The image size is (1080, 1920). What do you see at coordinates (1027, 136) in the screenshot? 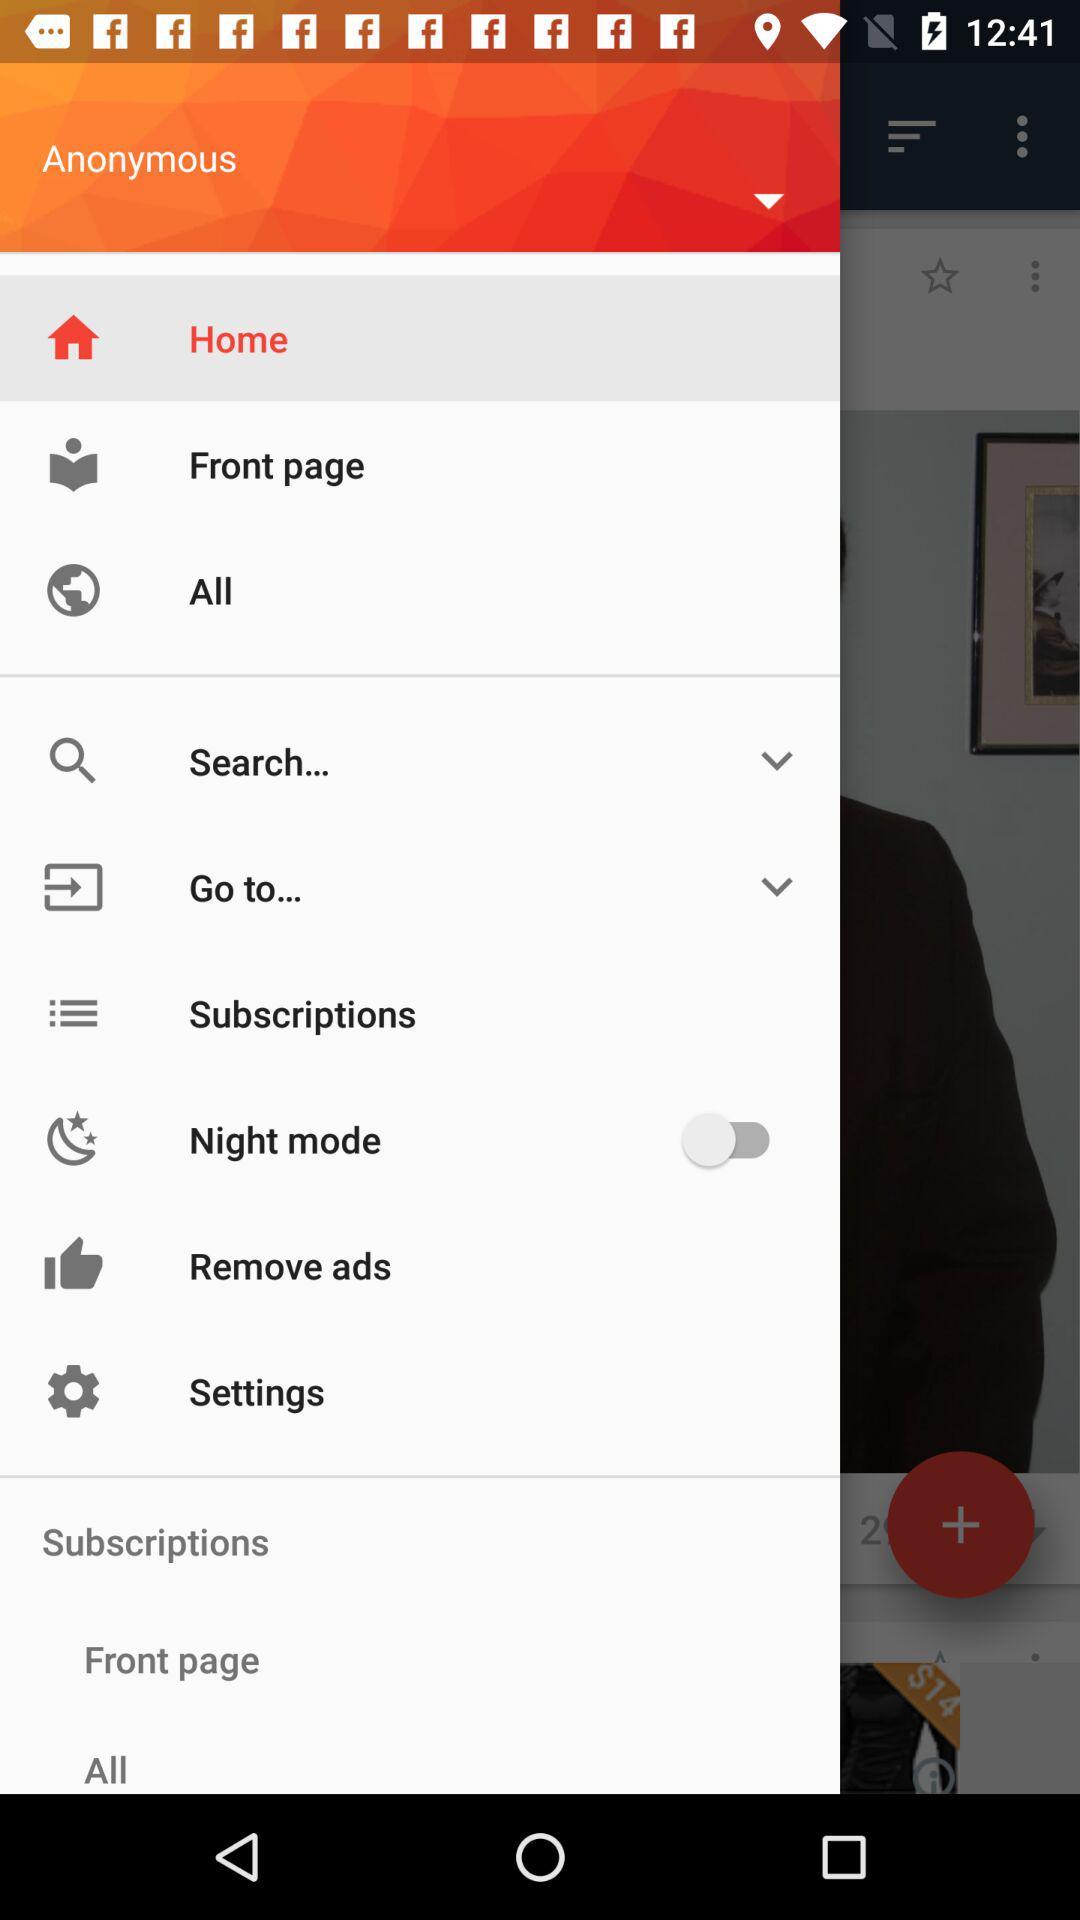
I see `the three dots button on the top right corner of the web page` at bounding box center [1027, 136].